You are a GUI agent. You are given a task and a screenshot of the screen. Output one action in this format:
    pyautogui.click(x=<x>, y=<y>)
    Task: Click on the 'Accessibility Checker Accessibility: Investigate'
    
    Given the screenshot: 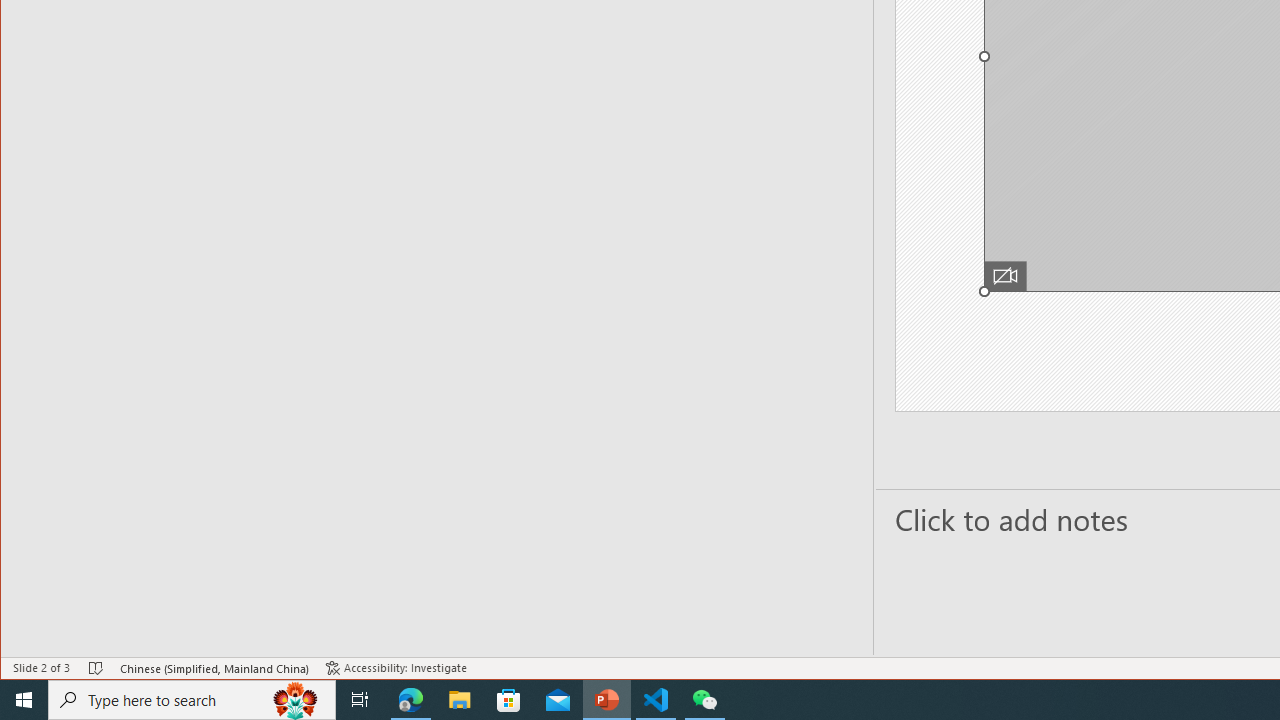 What is the action you would take?
    pyautogui.click(x=396, y=668)
    